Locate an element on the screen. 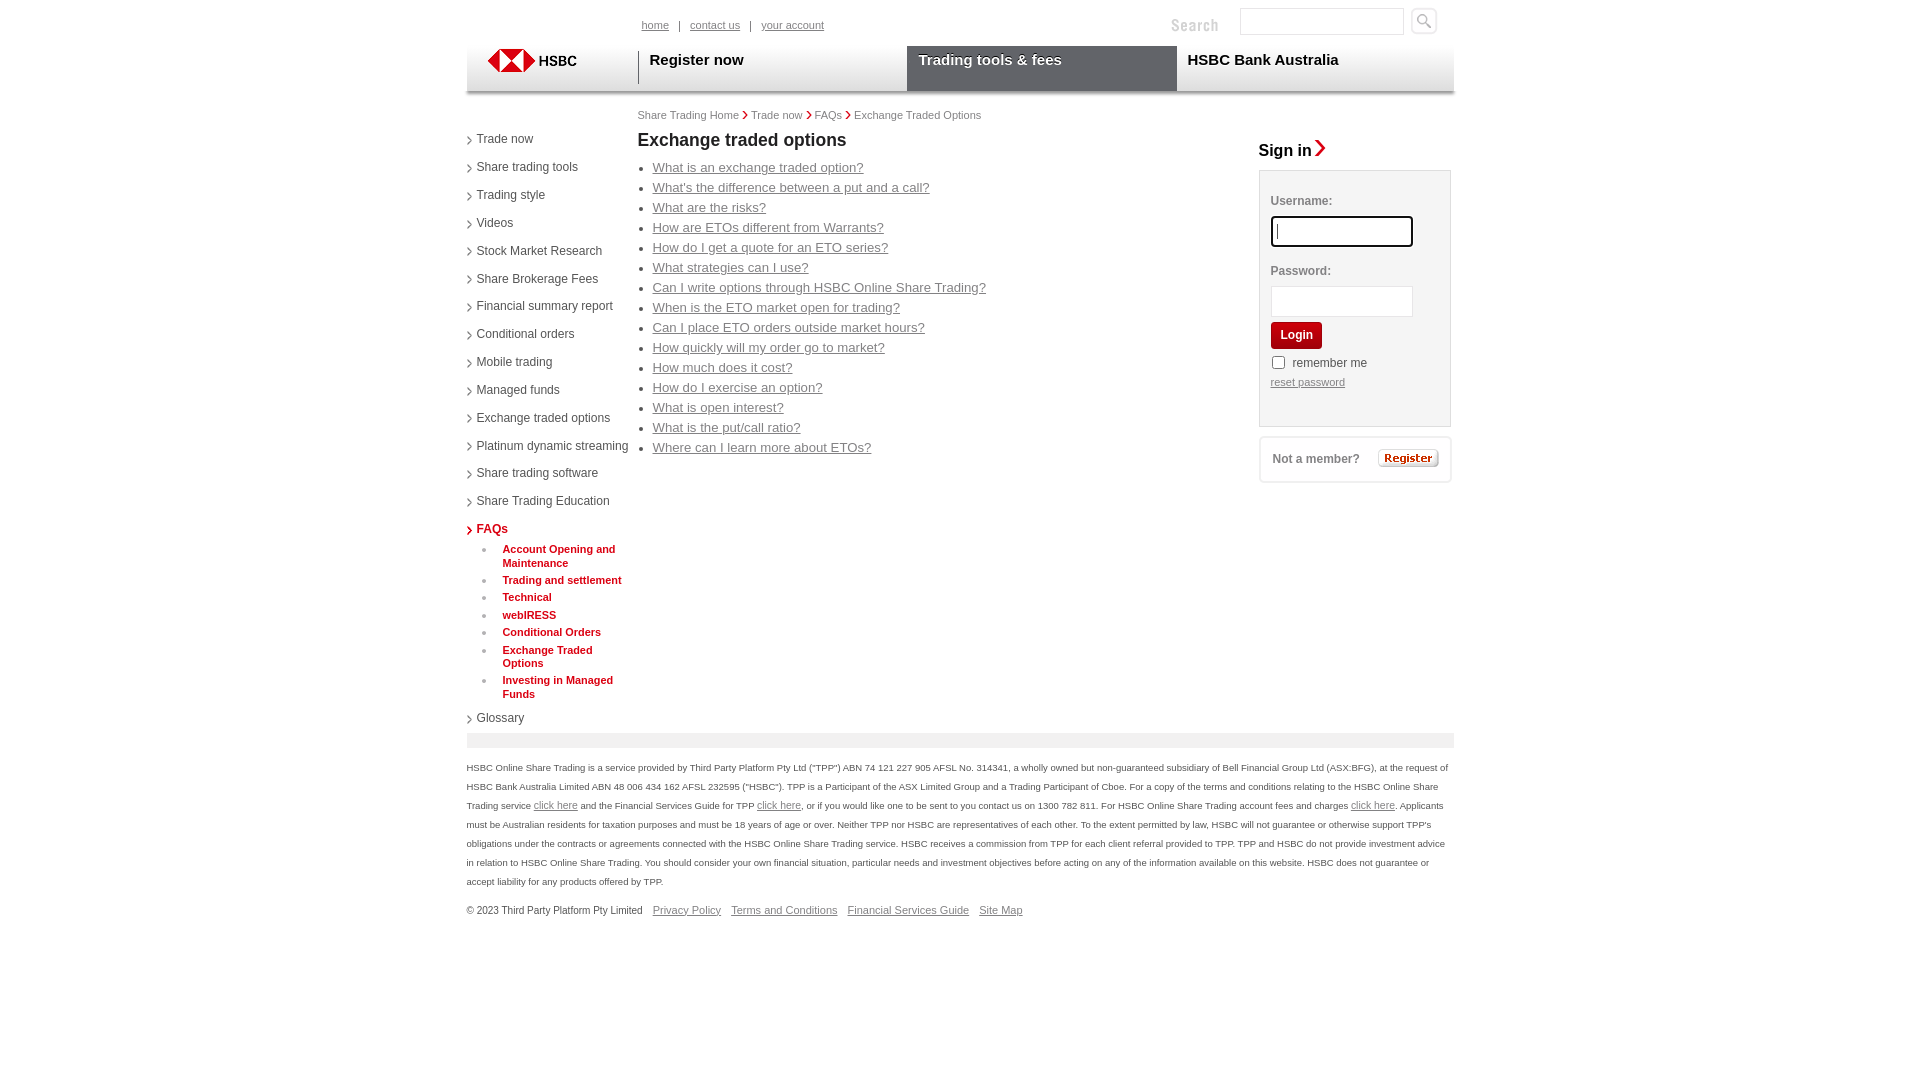 The image size is (1920, 1080). 'Where can I learn more about ETOs?' is located at coordinates (760, 446).